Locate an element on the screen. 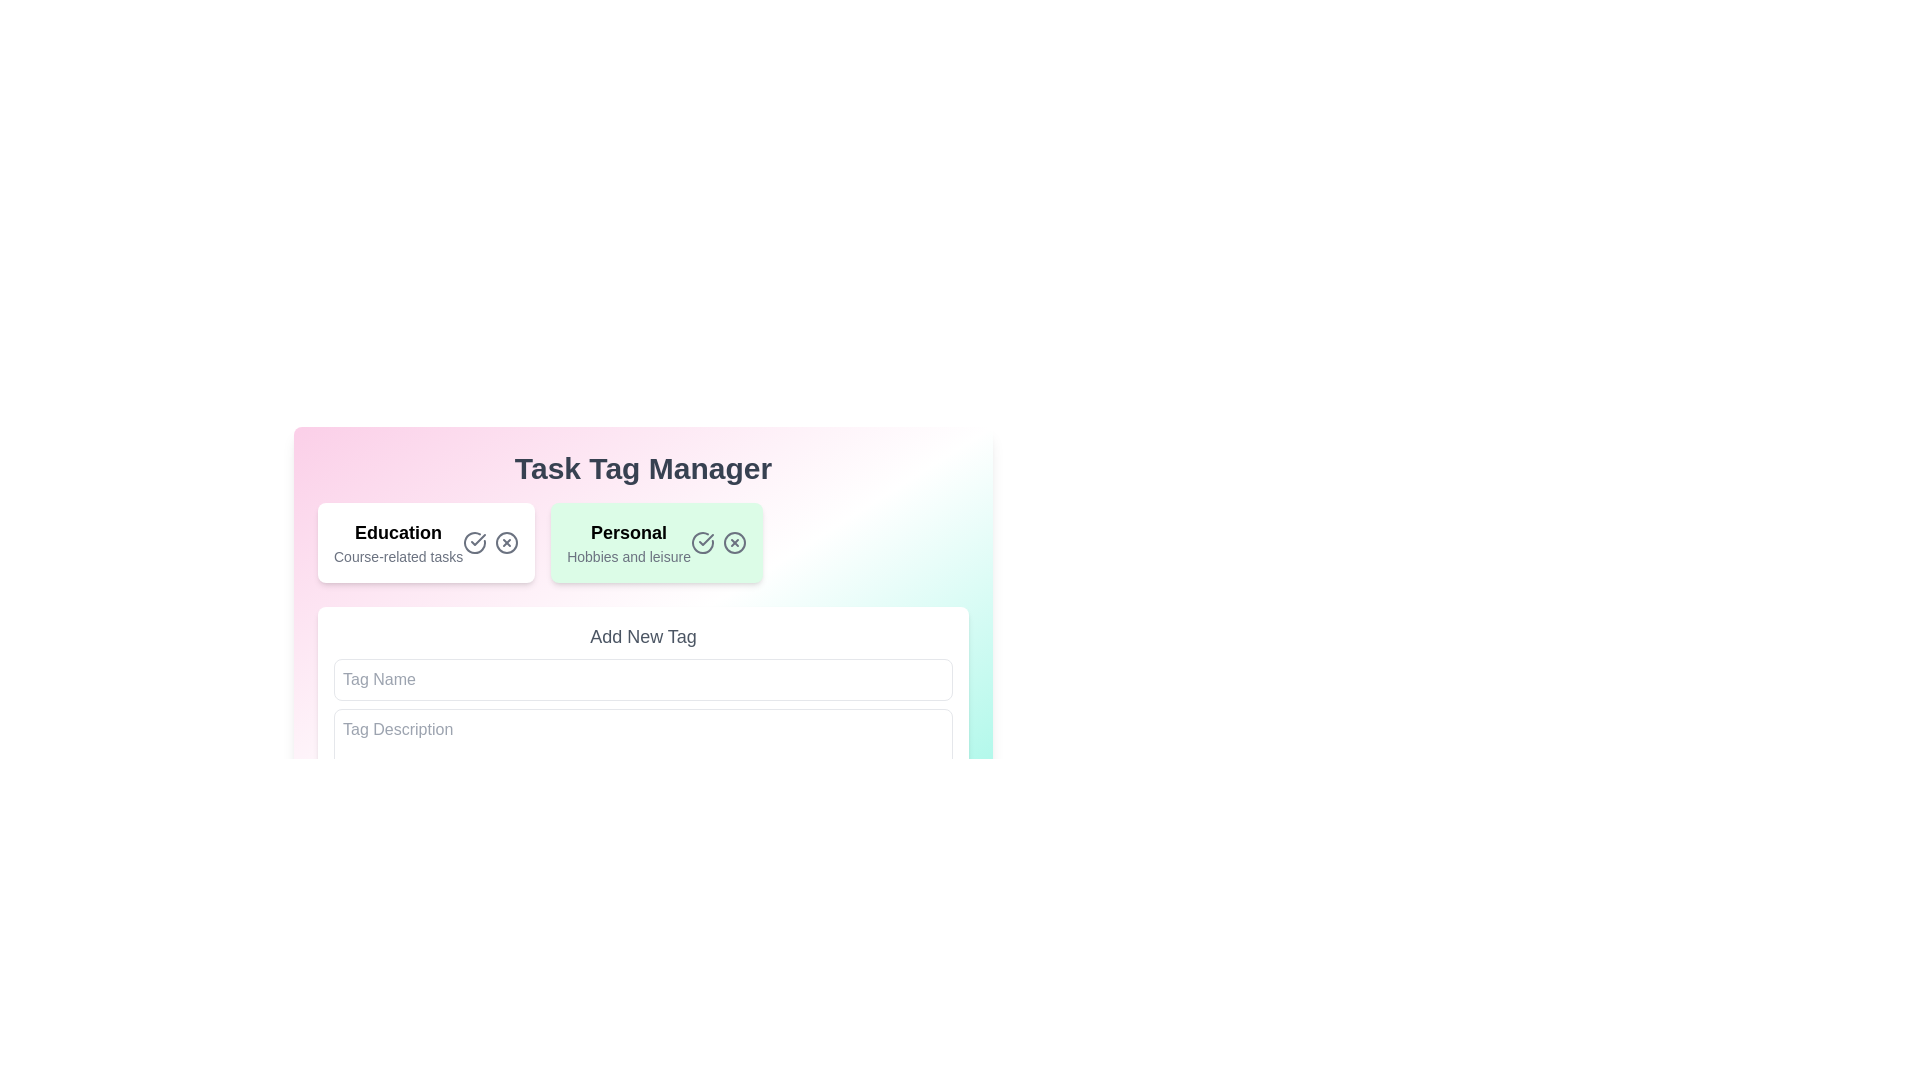  the circular interactive icon with a checkmark inside, located in the 'Personal' section, to mark the section is located at coordinates (702, 543).